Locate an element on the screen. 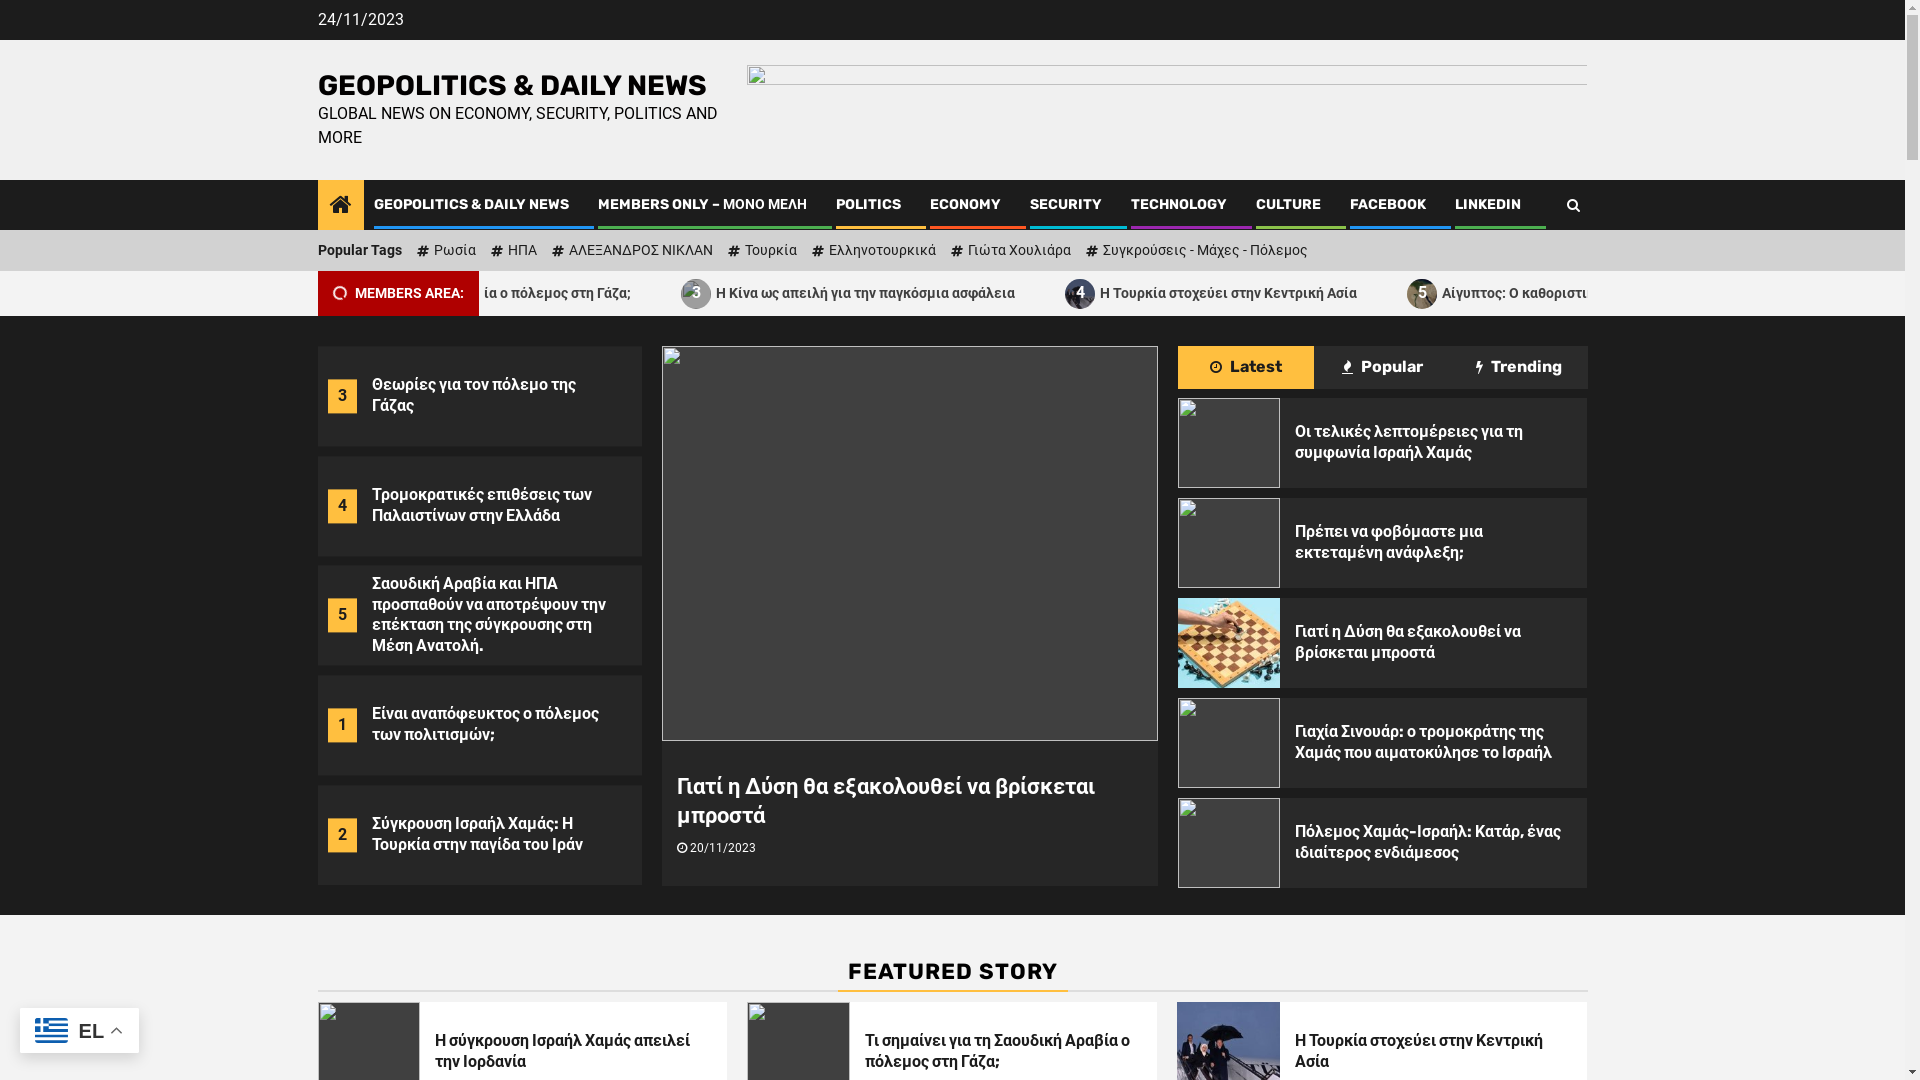 This screenshot has width=1920, height=1080. 'SECURITY' is located at coordinates (1030, 204).